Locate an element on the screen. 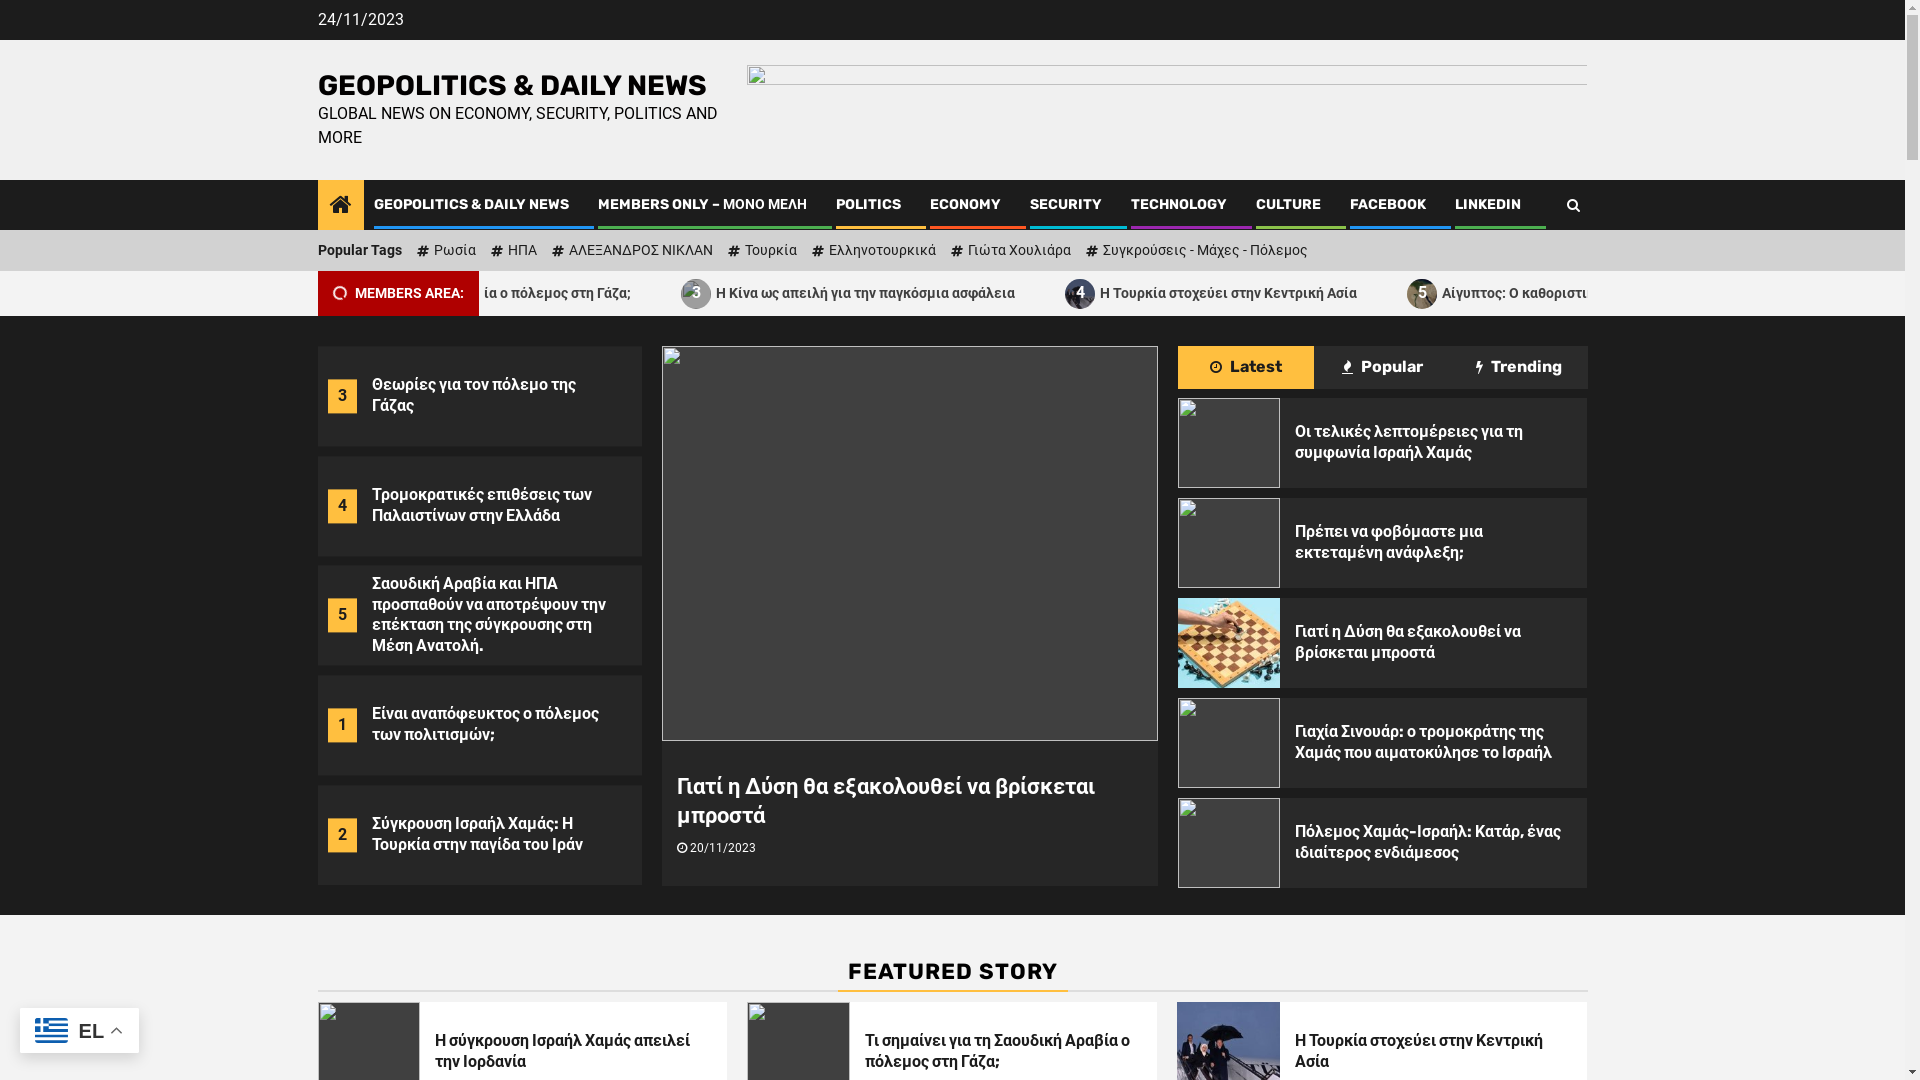 This screenshot has width=1920, height=1080. 'SECURITY' is located at coordinates (1030, 204).